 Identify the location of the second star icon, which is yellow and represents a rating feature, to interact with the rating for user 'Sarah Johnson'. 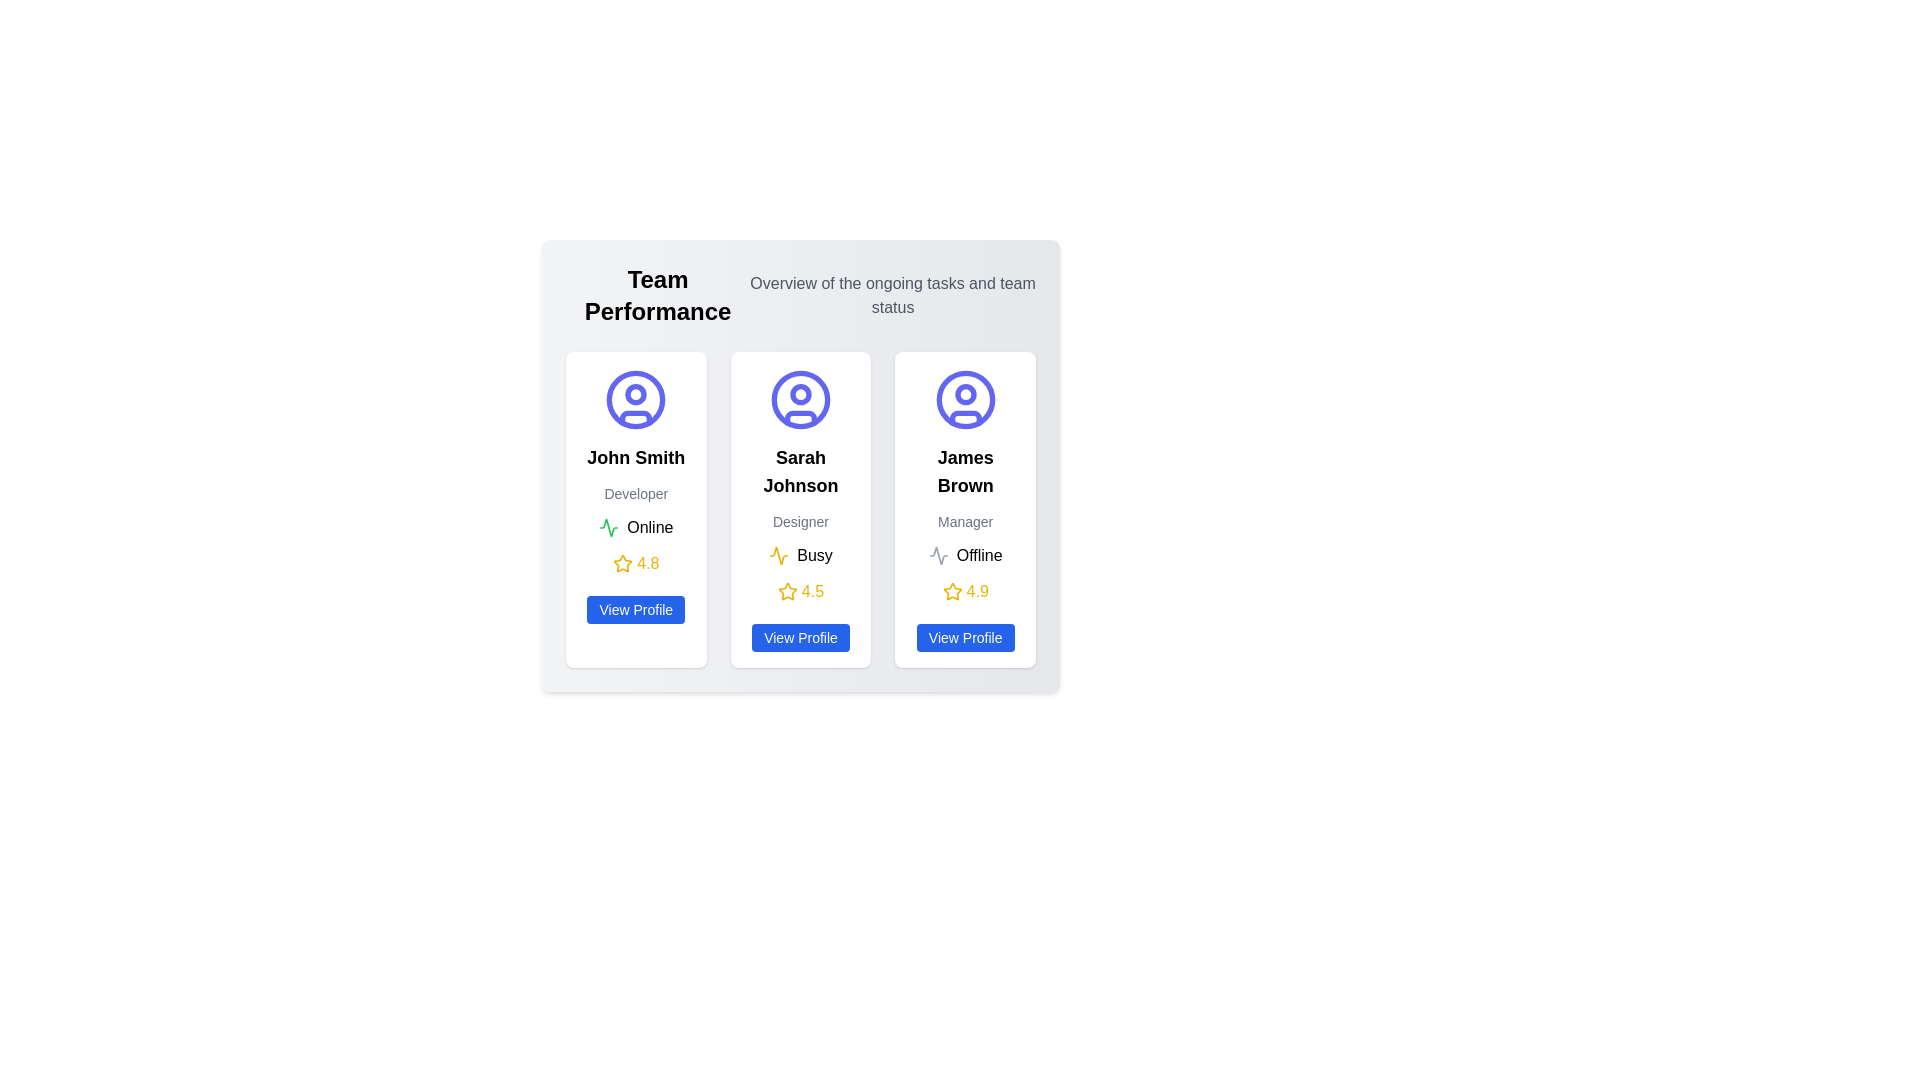
(786, 590).